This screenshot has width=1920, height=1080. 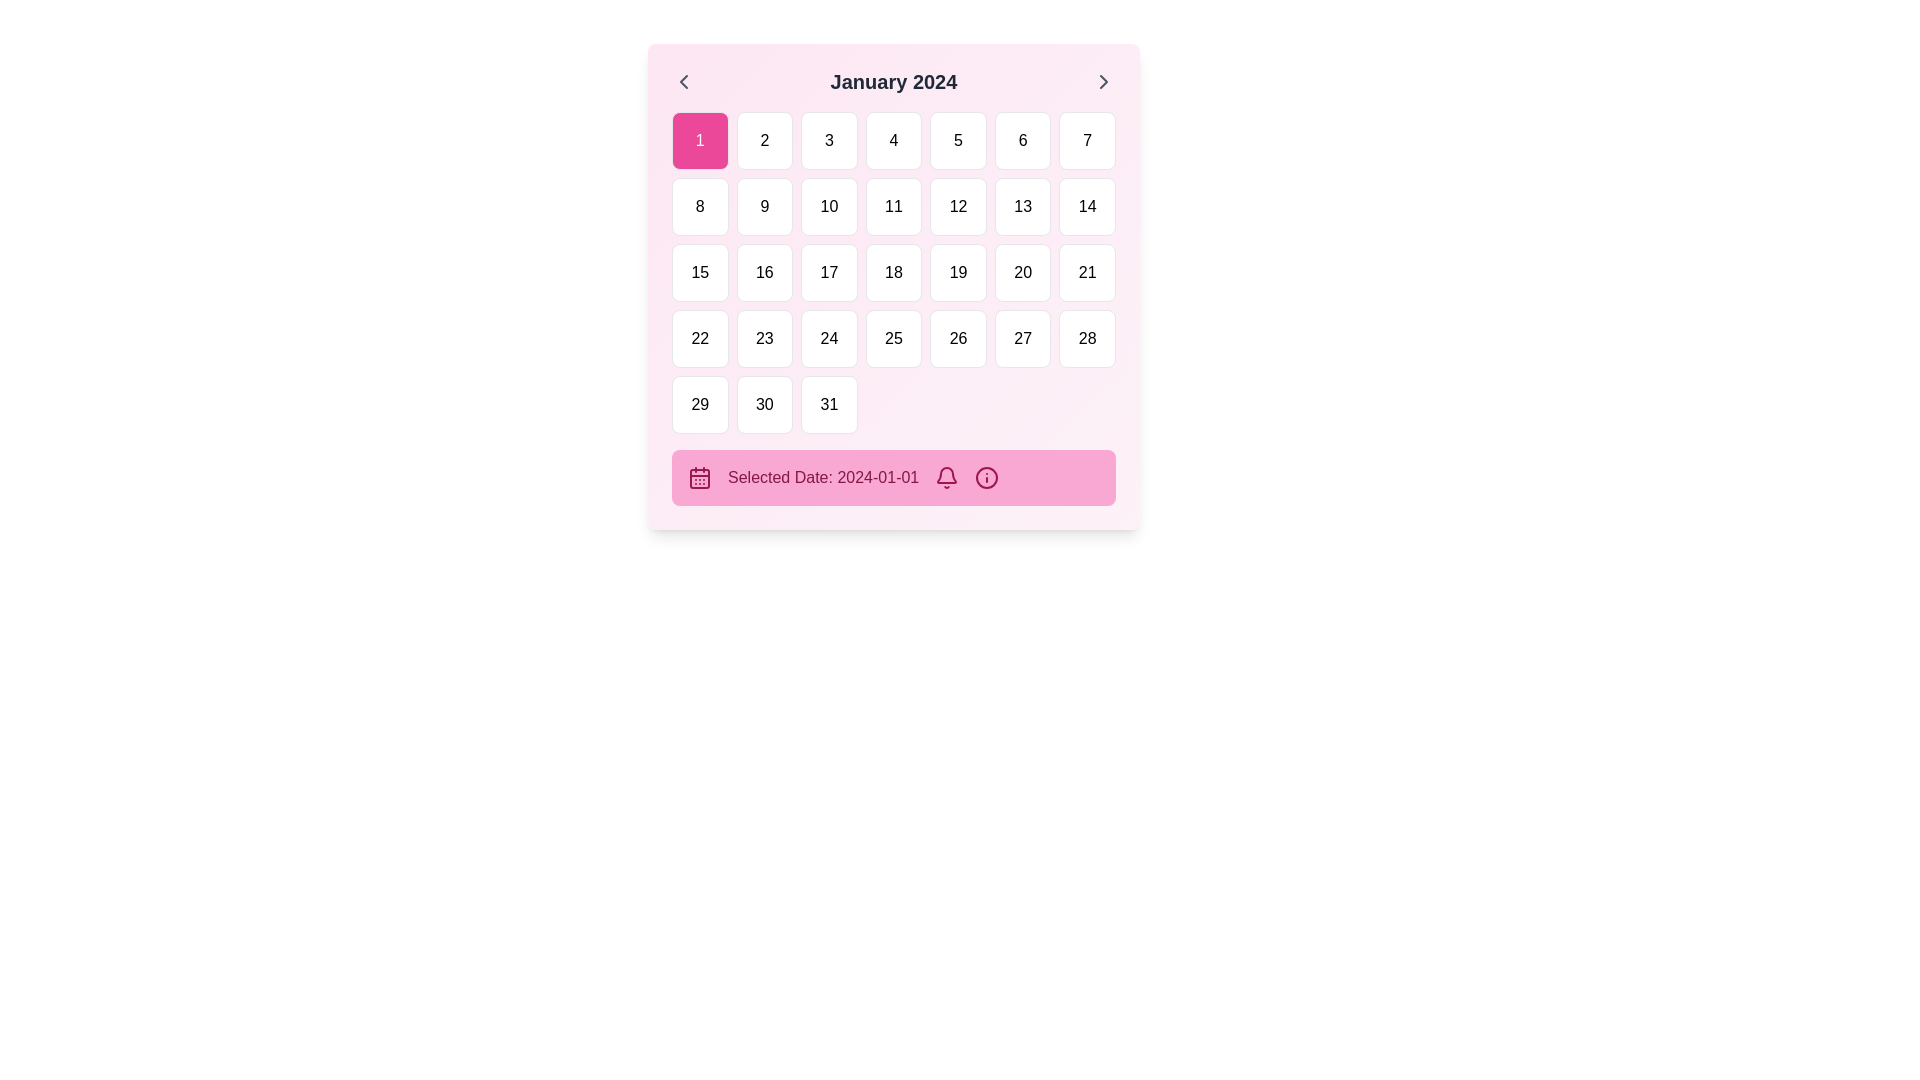 What do you see at coordinates (1023, 207) in the screenshot?
I see `the button representing the date '13' in the January 2024 calendar` at bounding box center [1023, 207].